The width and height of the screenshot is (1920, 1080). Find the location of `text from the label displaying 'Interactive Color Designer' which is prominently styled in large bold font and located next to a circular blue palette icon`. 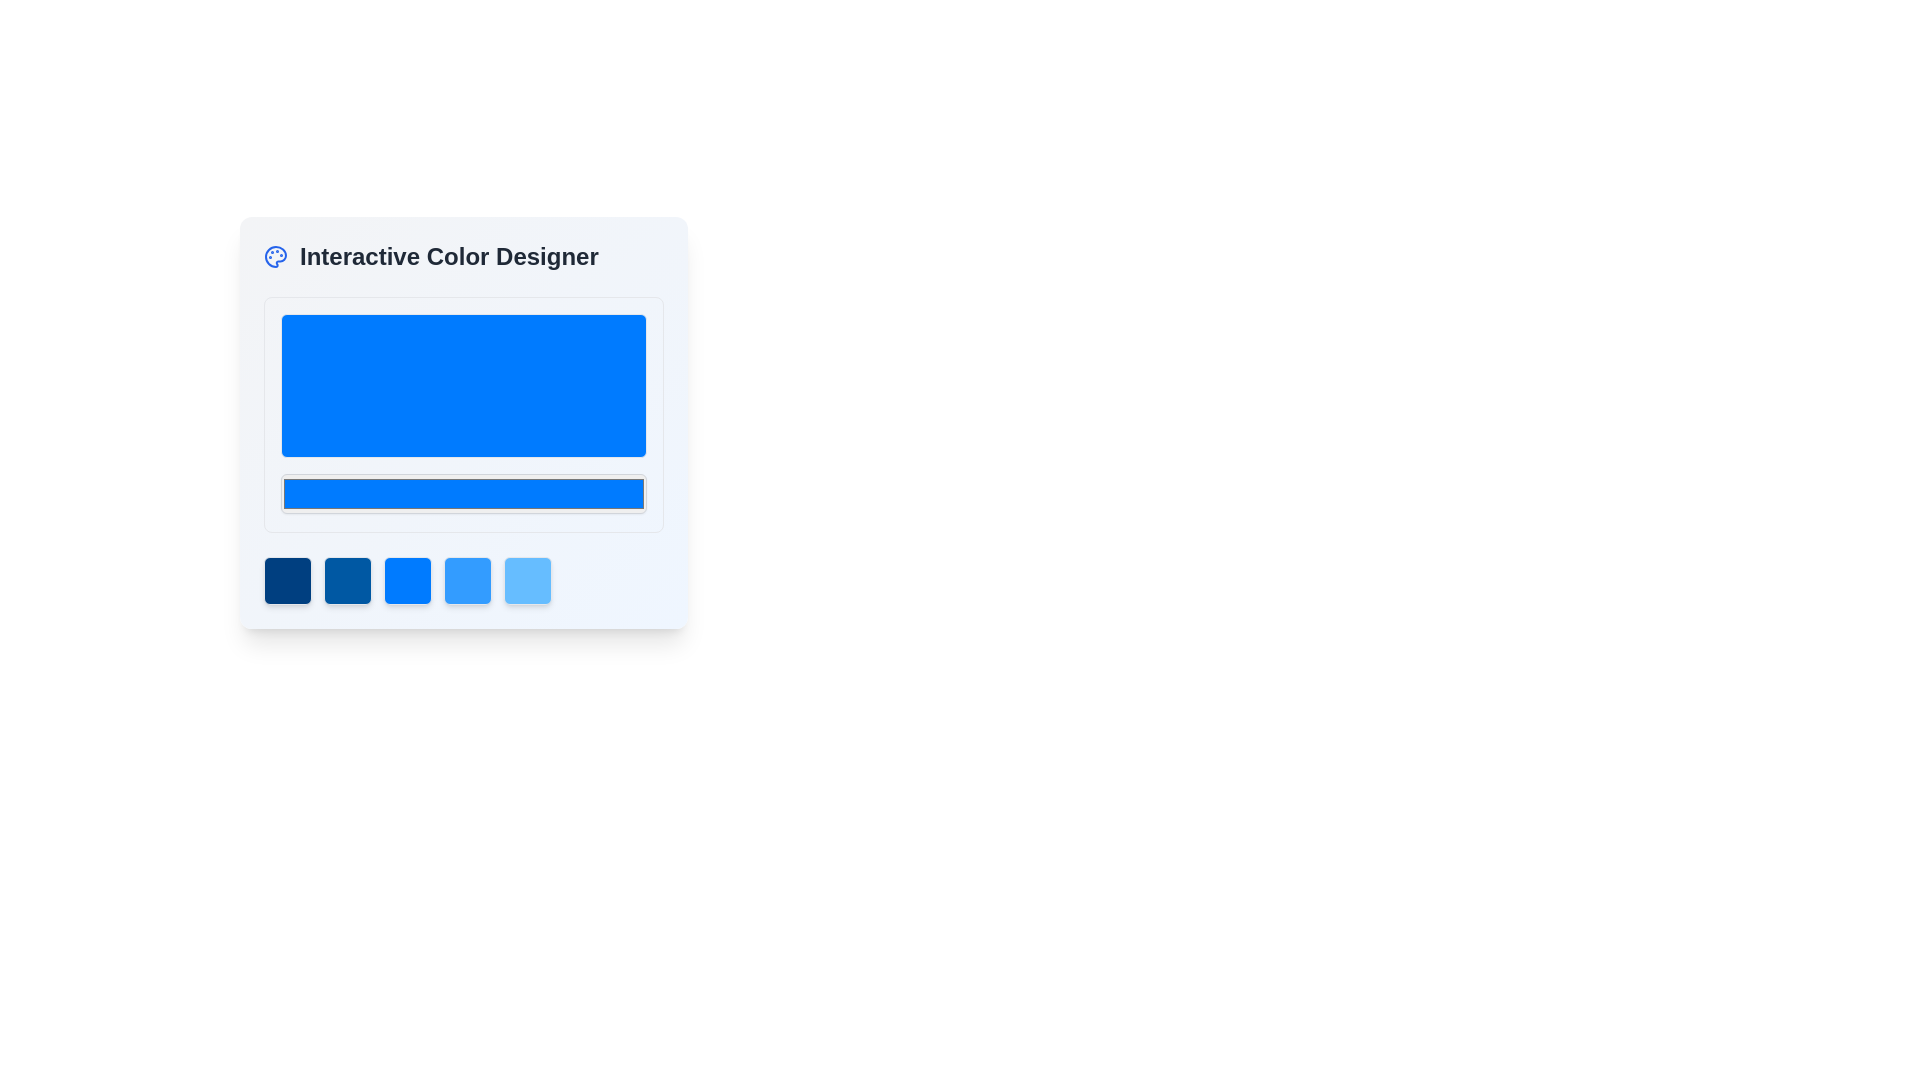

text from the label displaying 'Interactive Color Designer' which is prominently styled in large bold font and located next to a circular blue palette icon is located at coordinates (448, 256).